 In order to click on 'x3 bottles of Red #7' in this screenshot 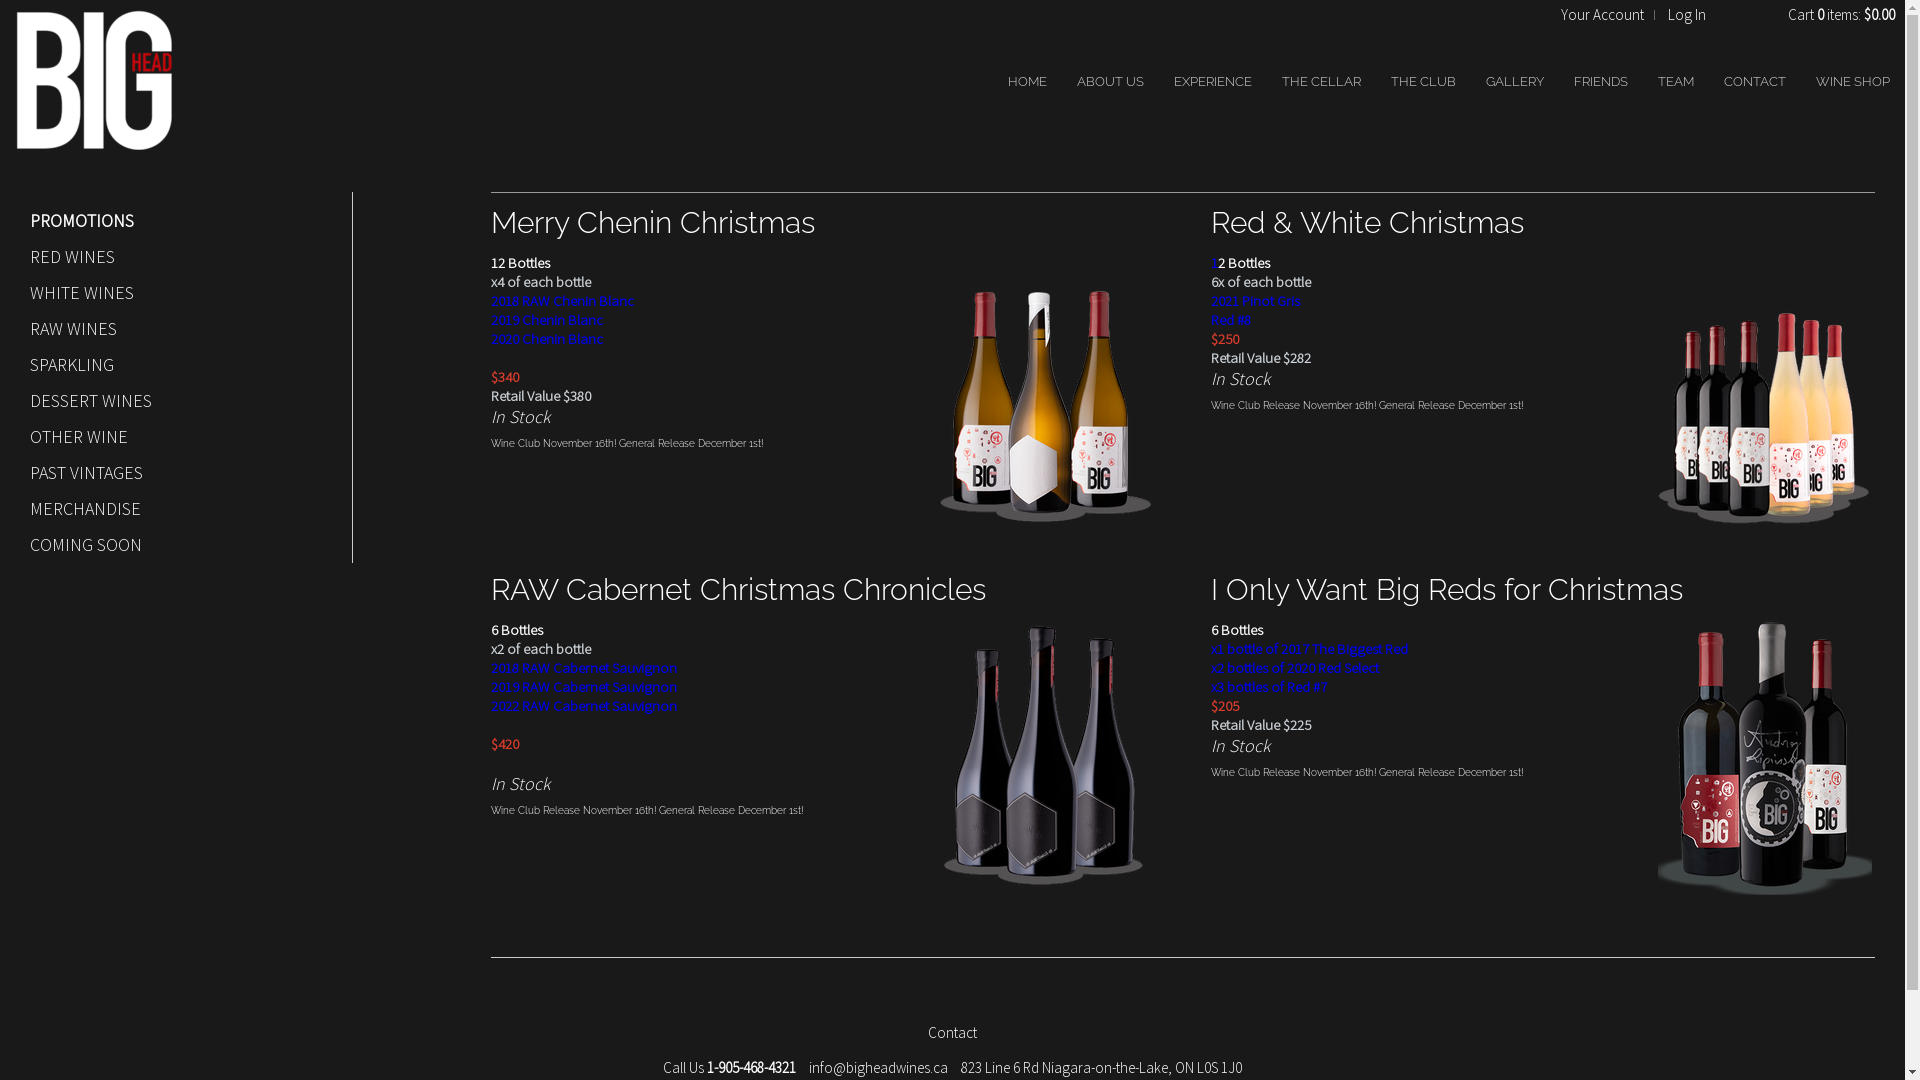, I will do `click(1267, 685)`.